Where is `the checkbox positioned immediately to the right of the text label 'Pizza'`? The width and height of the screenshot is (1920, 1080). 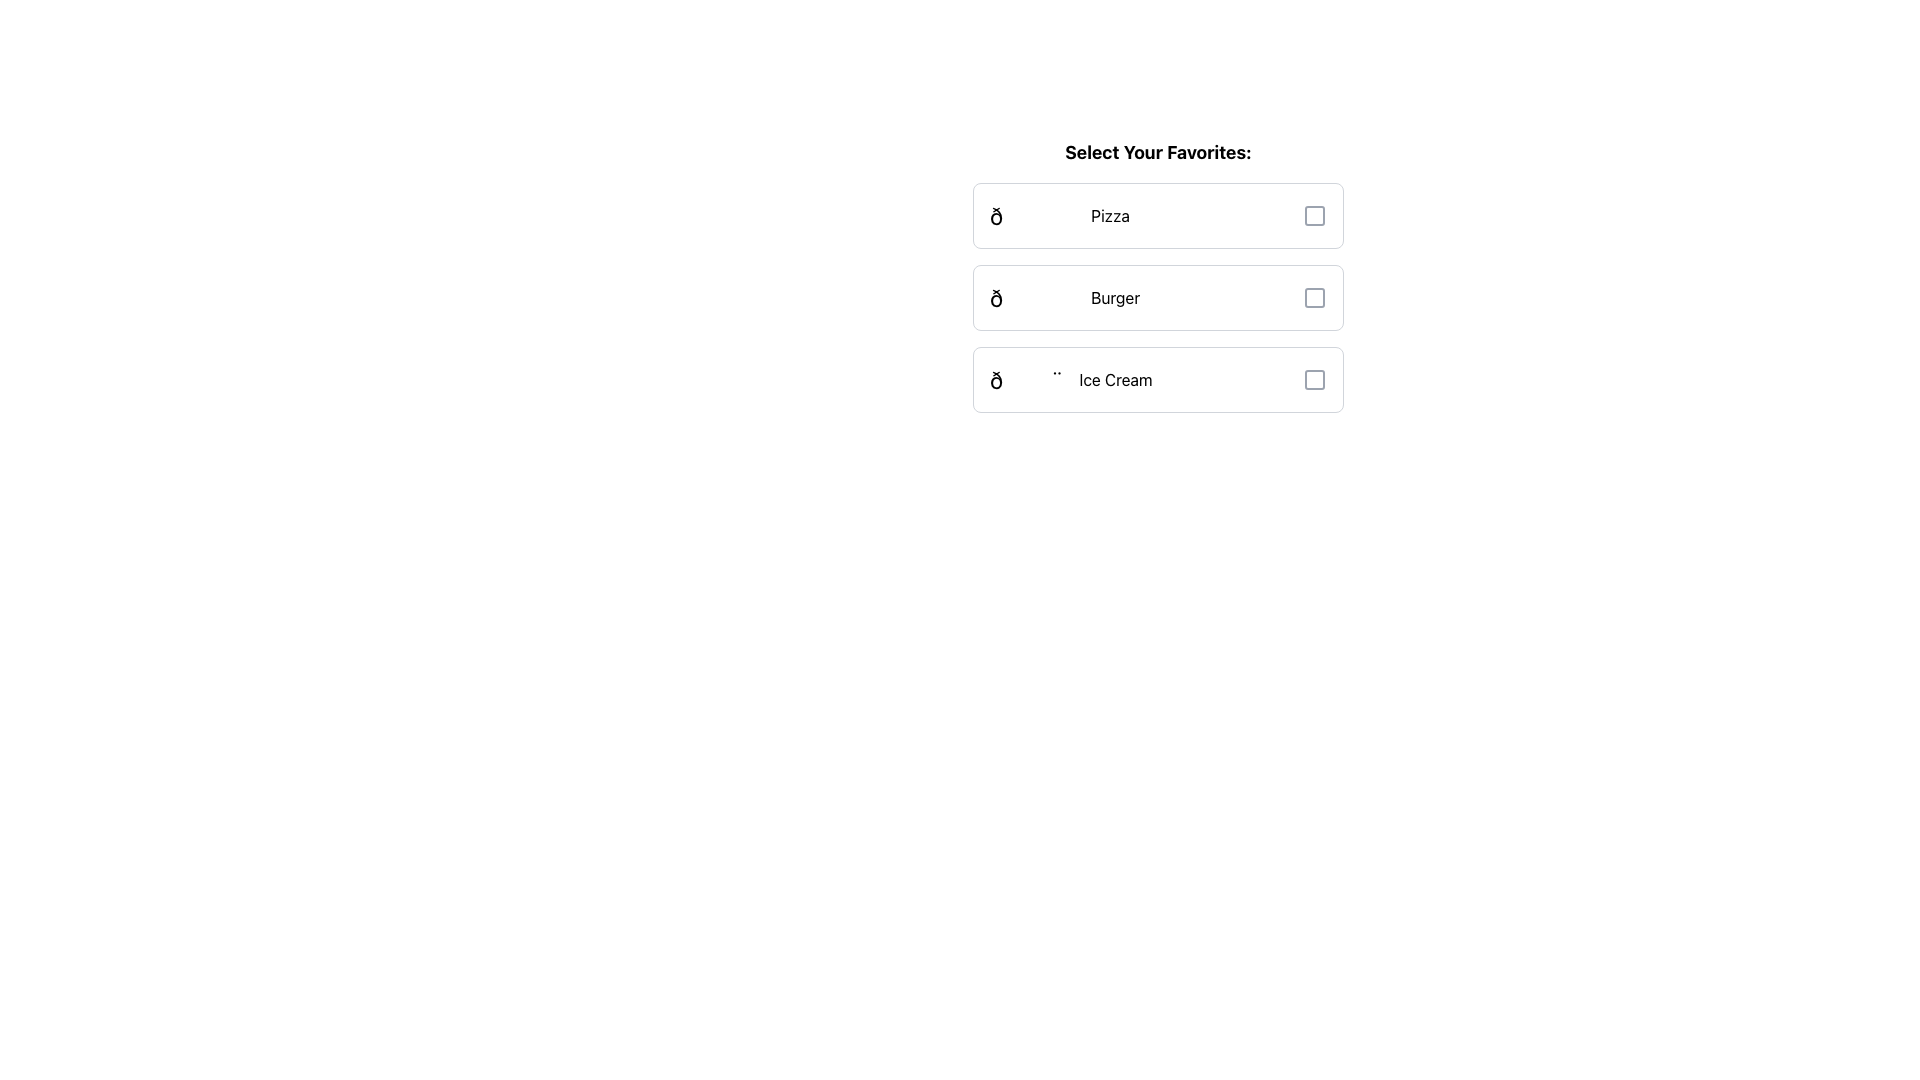
the checkbox positioned immediately to the right of the text label 'Pizza' is located at coordinates (1315, 216).